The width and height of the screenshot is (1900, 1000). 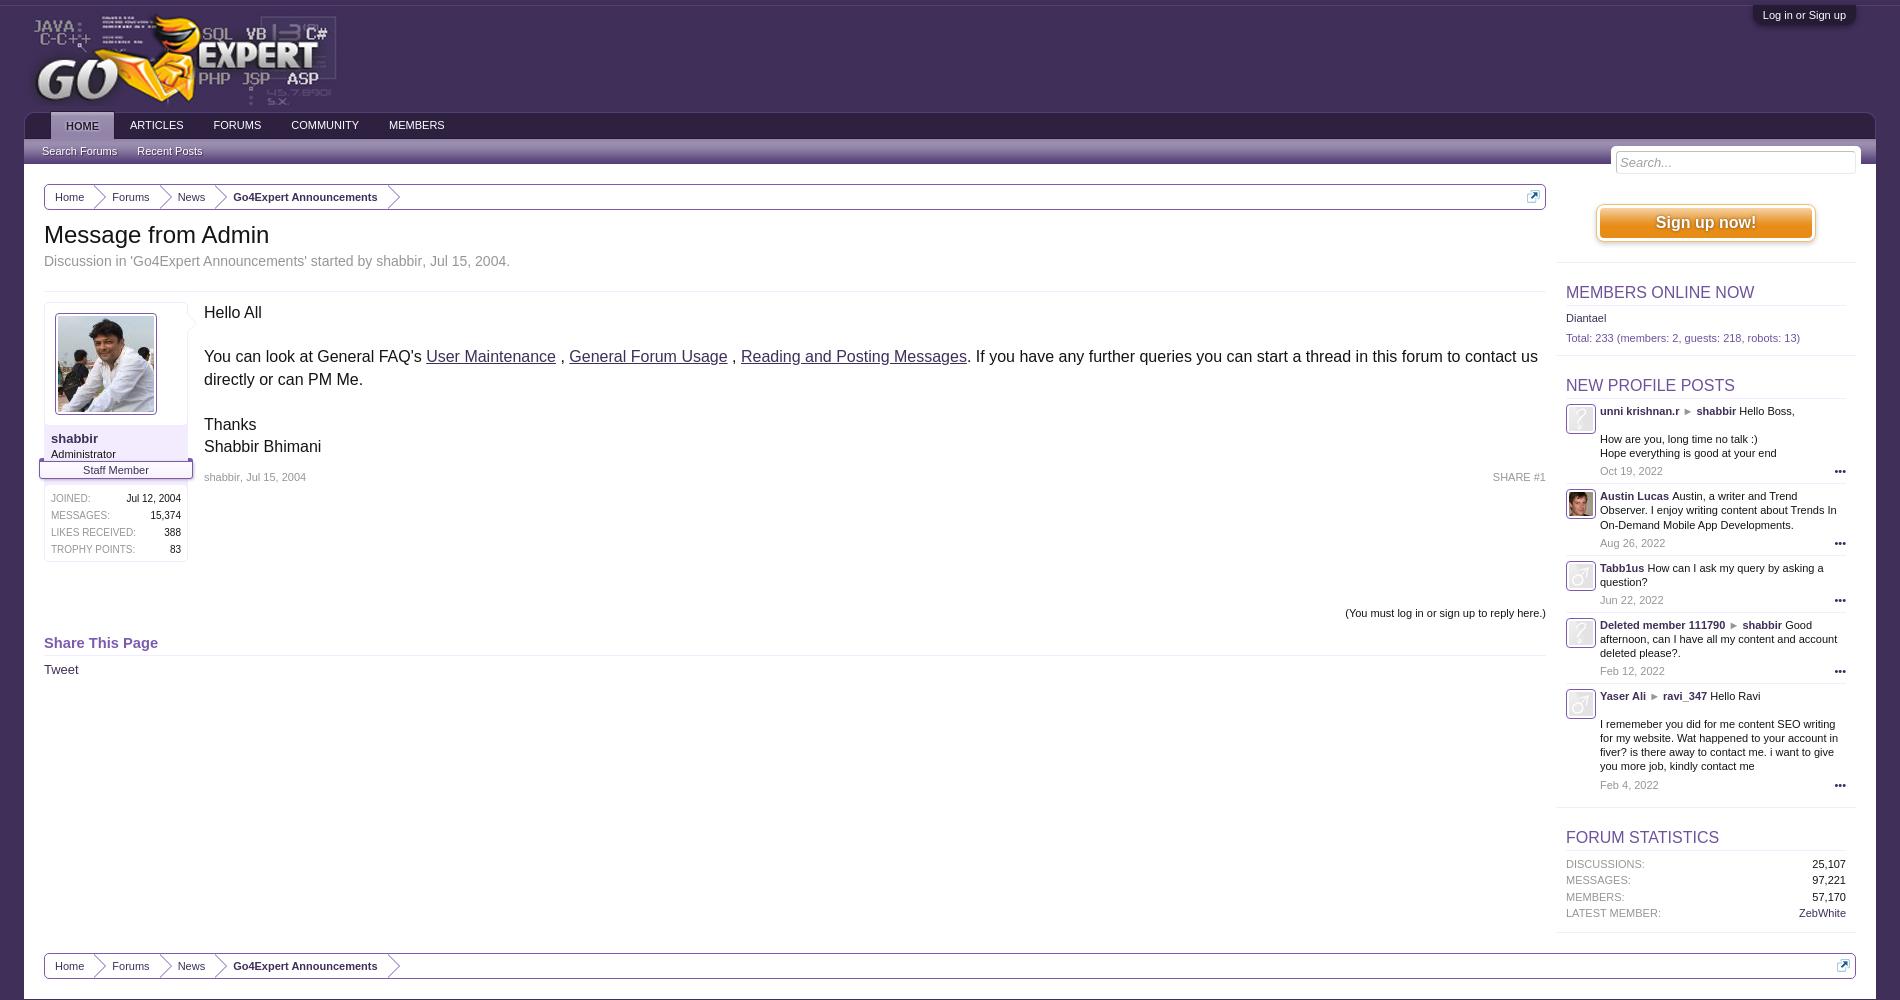 What do you see at coordinates (172, 531) in the screenshot?
I see `'388'` at bounding box center [172, 531].